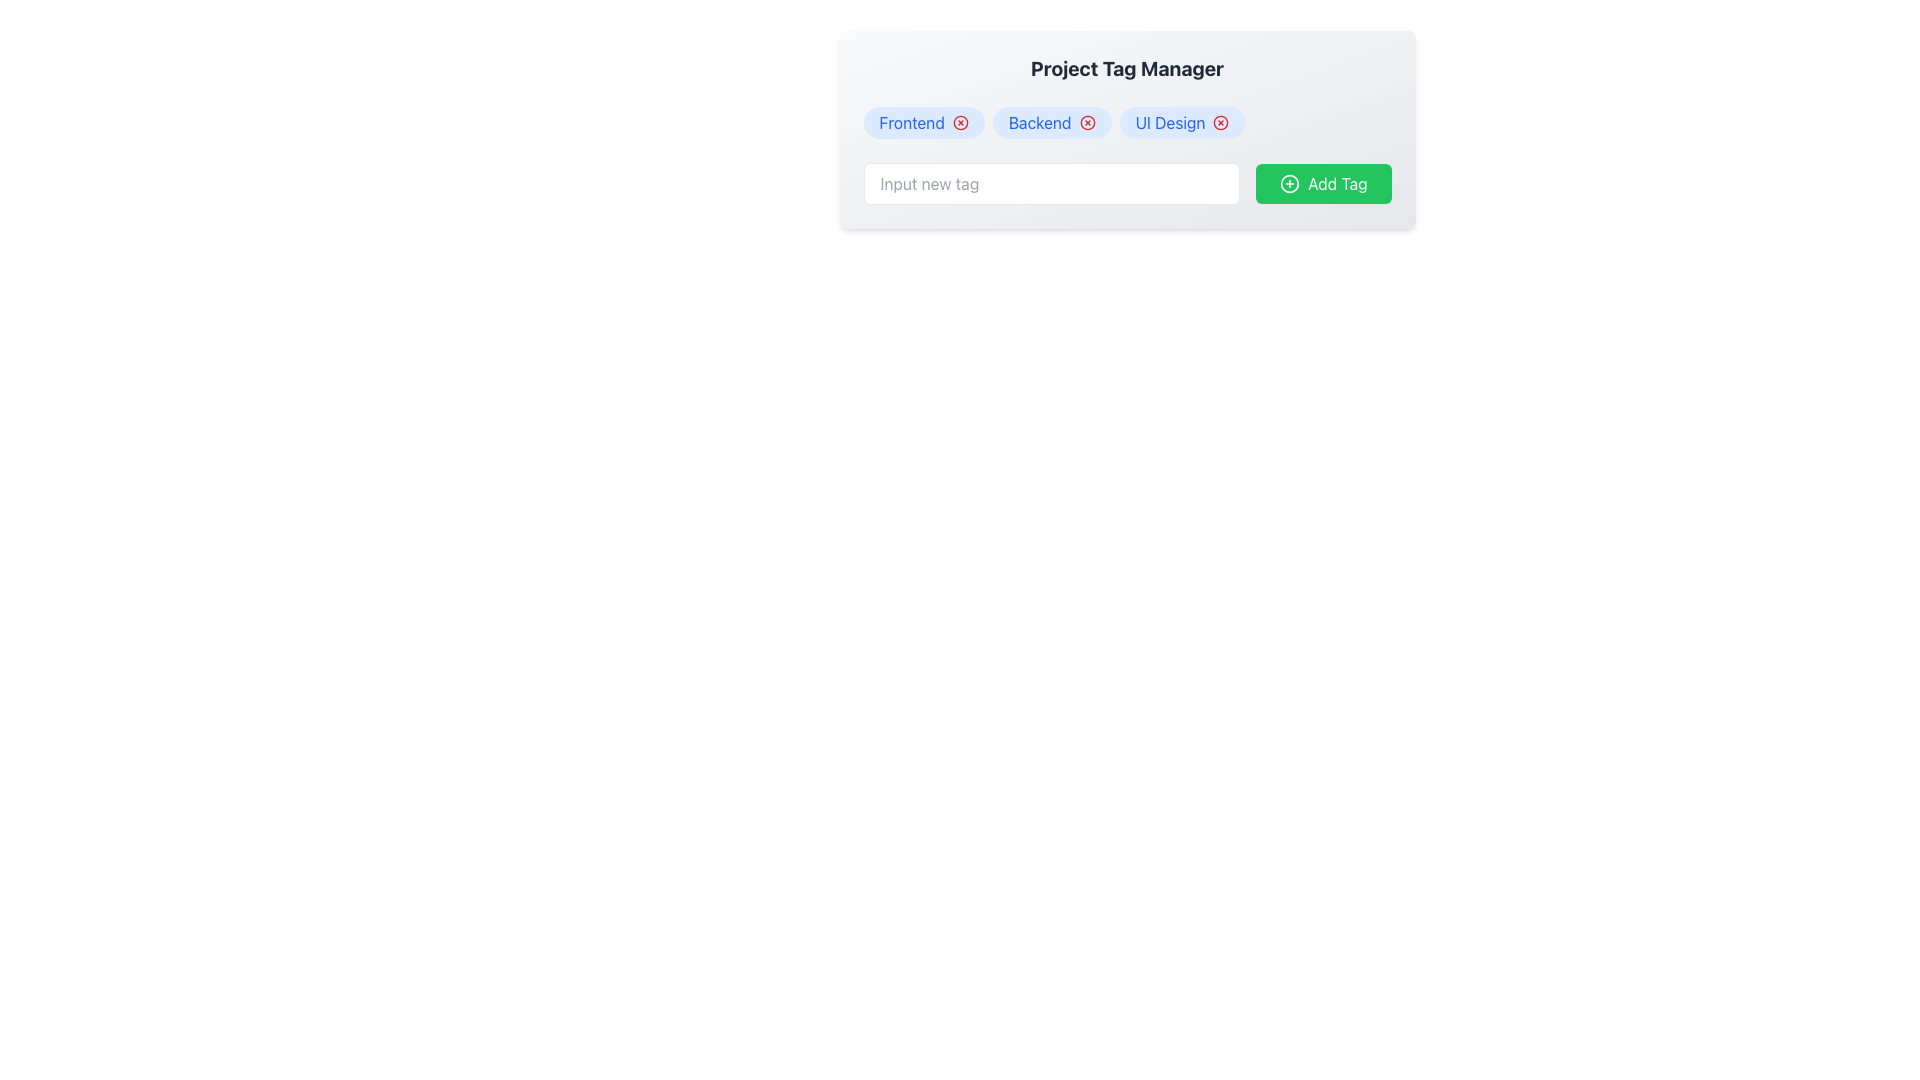 The height and width of the screenshot is (1080, 1920). What do you see at coordinates (1182, 123) in the screenshot?
I see `the 'x' icon on the third tag labeled 'UI Design' in the Project Tag Manager section` at bounding box center [1182, 123].